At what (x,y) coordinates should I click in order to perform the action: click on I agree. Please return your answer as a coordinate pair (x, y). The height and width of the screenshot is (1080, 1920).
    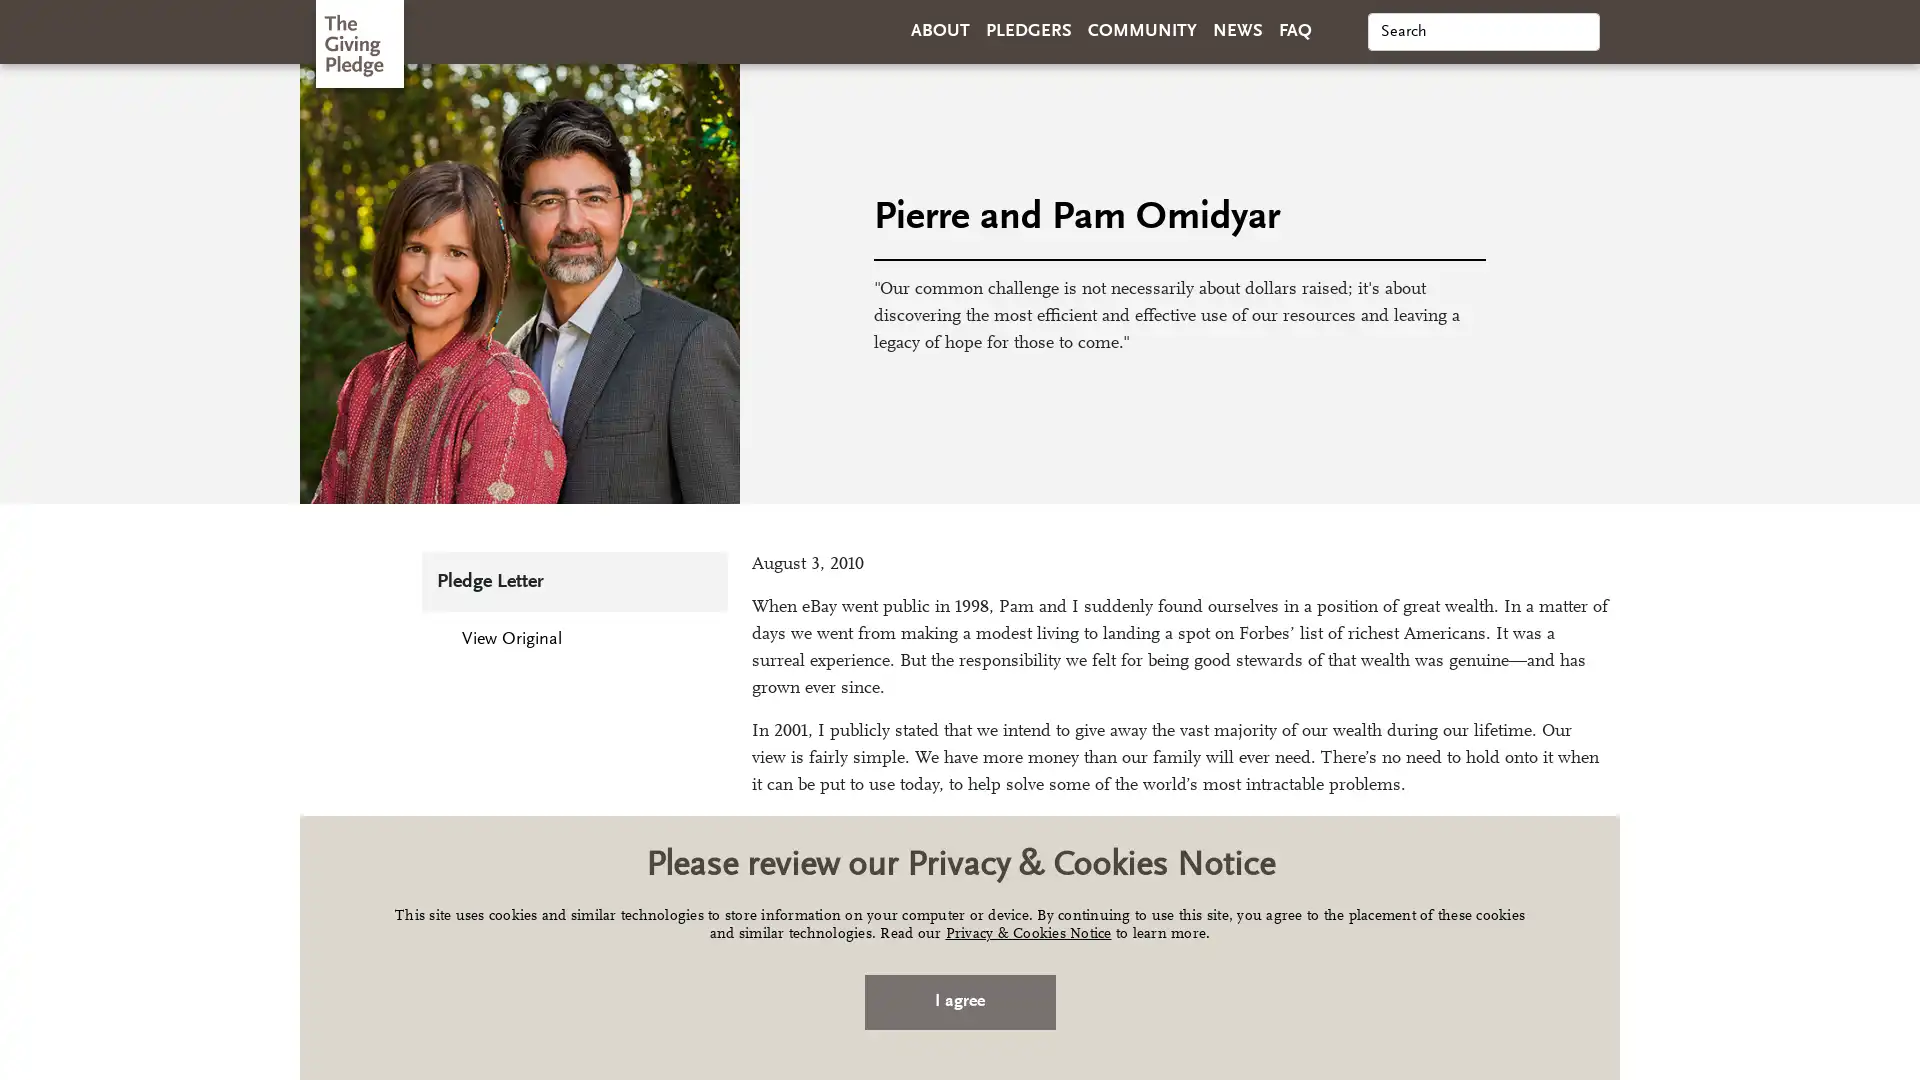
    Looking at the image, I should click on (958, 1002).